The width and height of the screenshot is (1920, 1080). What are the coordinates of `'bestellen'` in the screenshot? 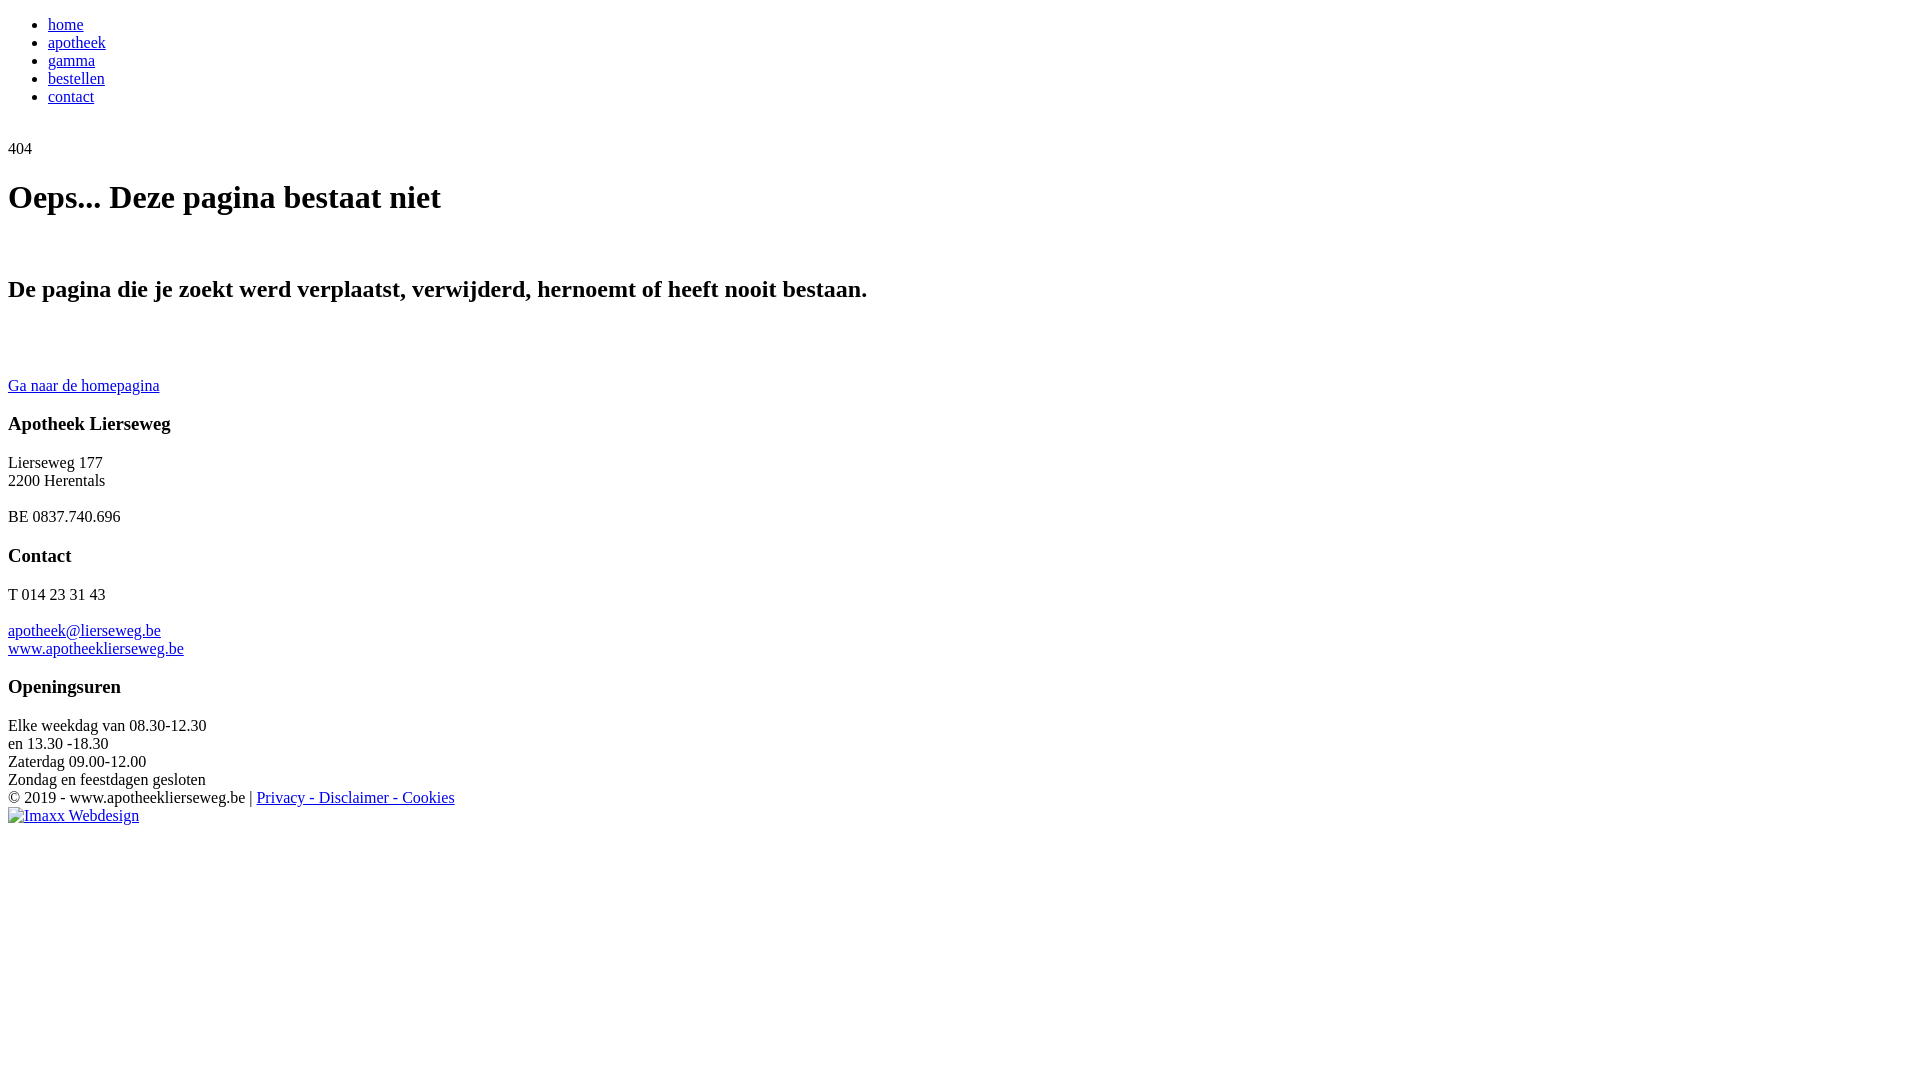 It's located at (76, 77).